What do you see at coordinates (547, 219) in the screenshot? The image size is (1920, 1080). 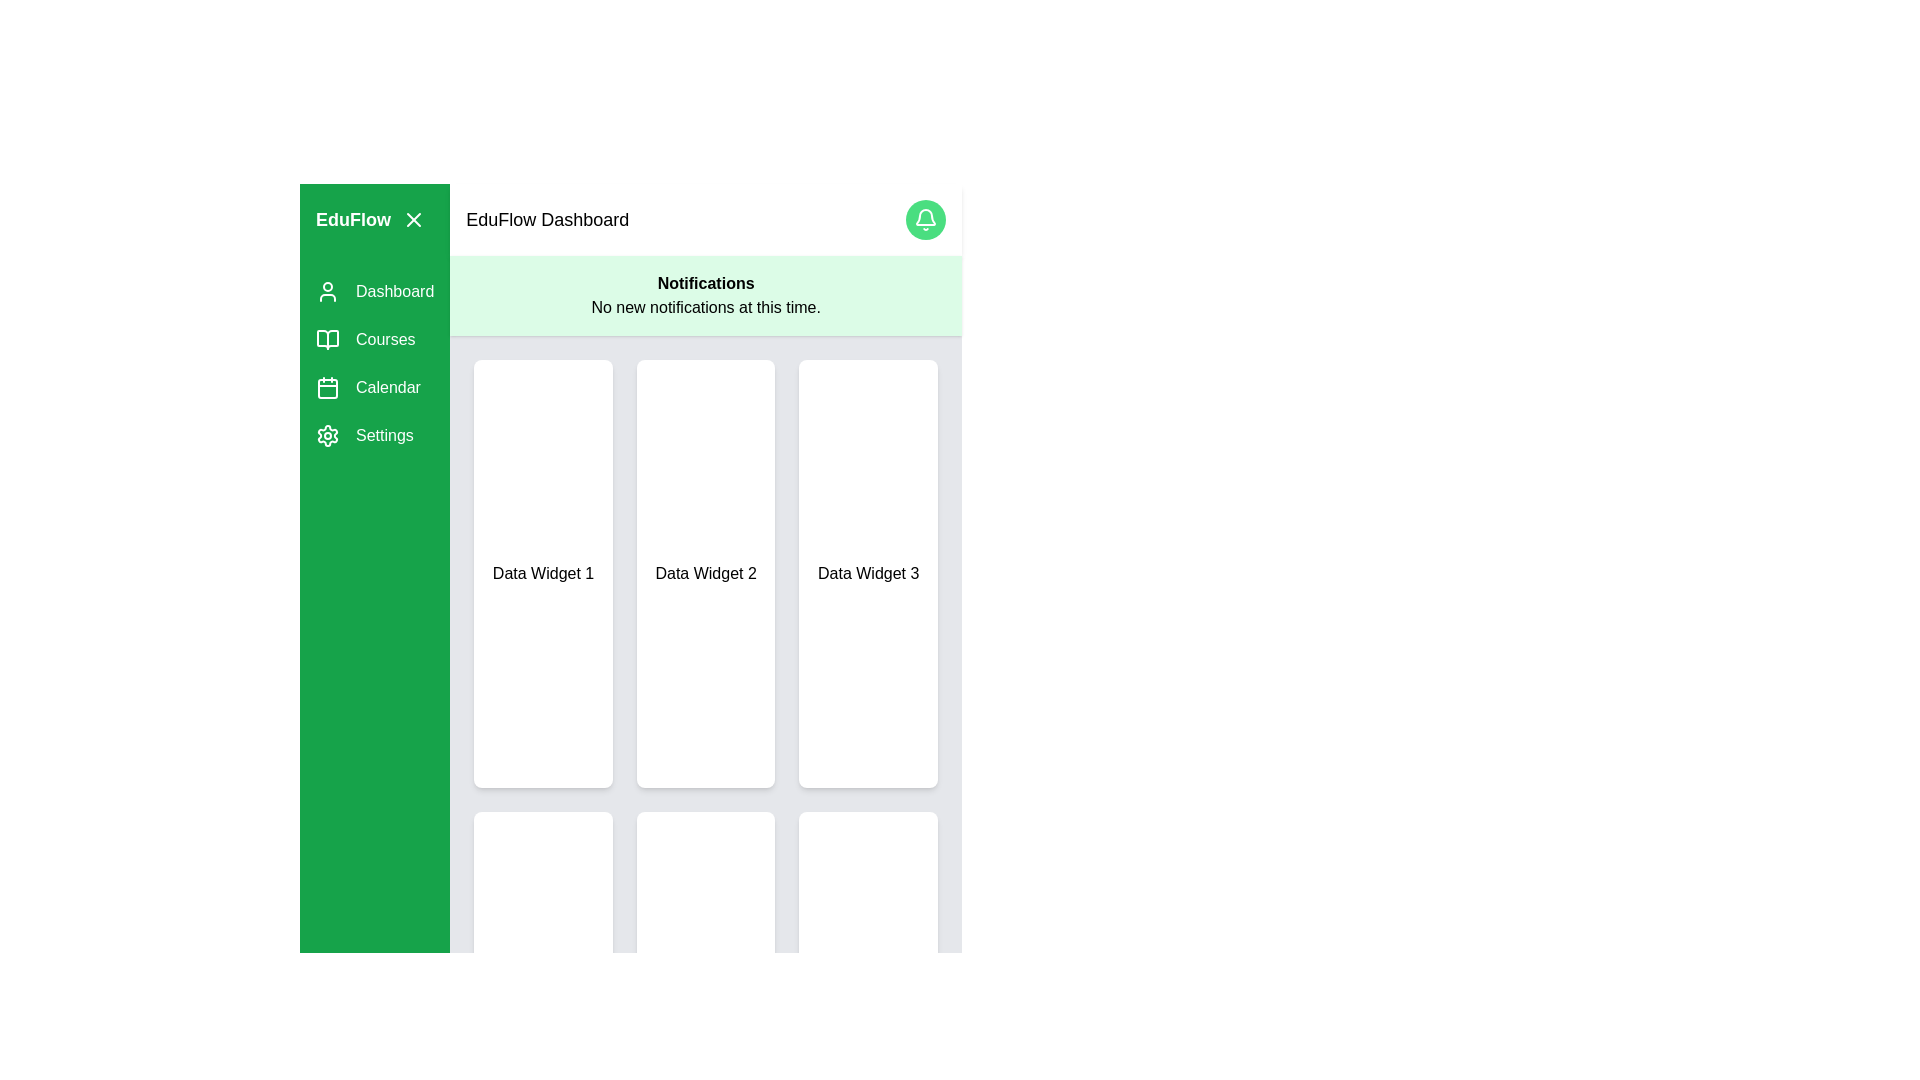 I see `the 'EduFlow Dashboard' label located` at bounding box center [547, 219].